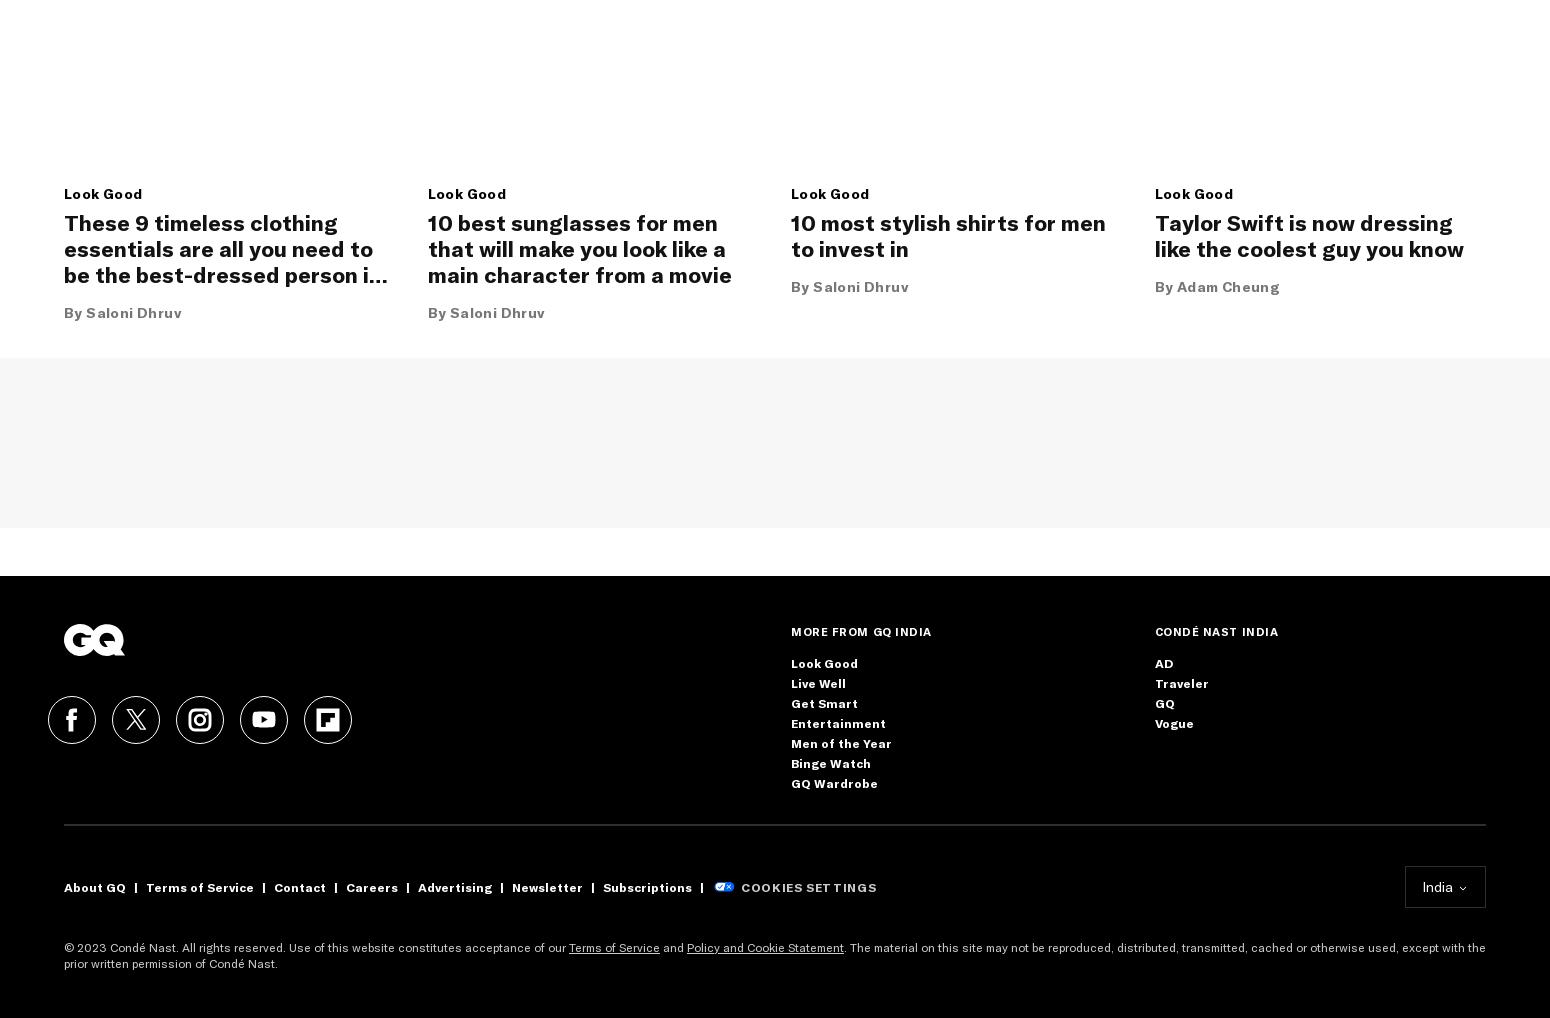 This screenshot has width=1550, height=1018. Describe the element at coordinates (1161, 661) in the screenshot. I see `'AD'` at that location.